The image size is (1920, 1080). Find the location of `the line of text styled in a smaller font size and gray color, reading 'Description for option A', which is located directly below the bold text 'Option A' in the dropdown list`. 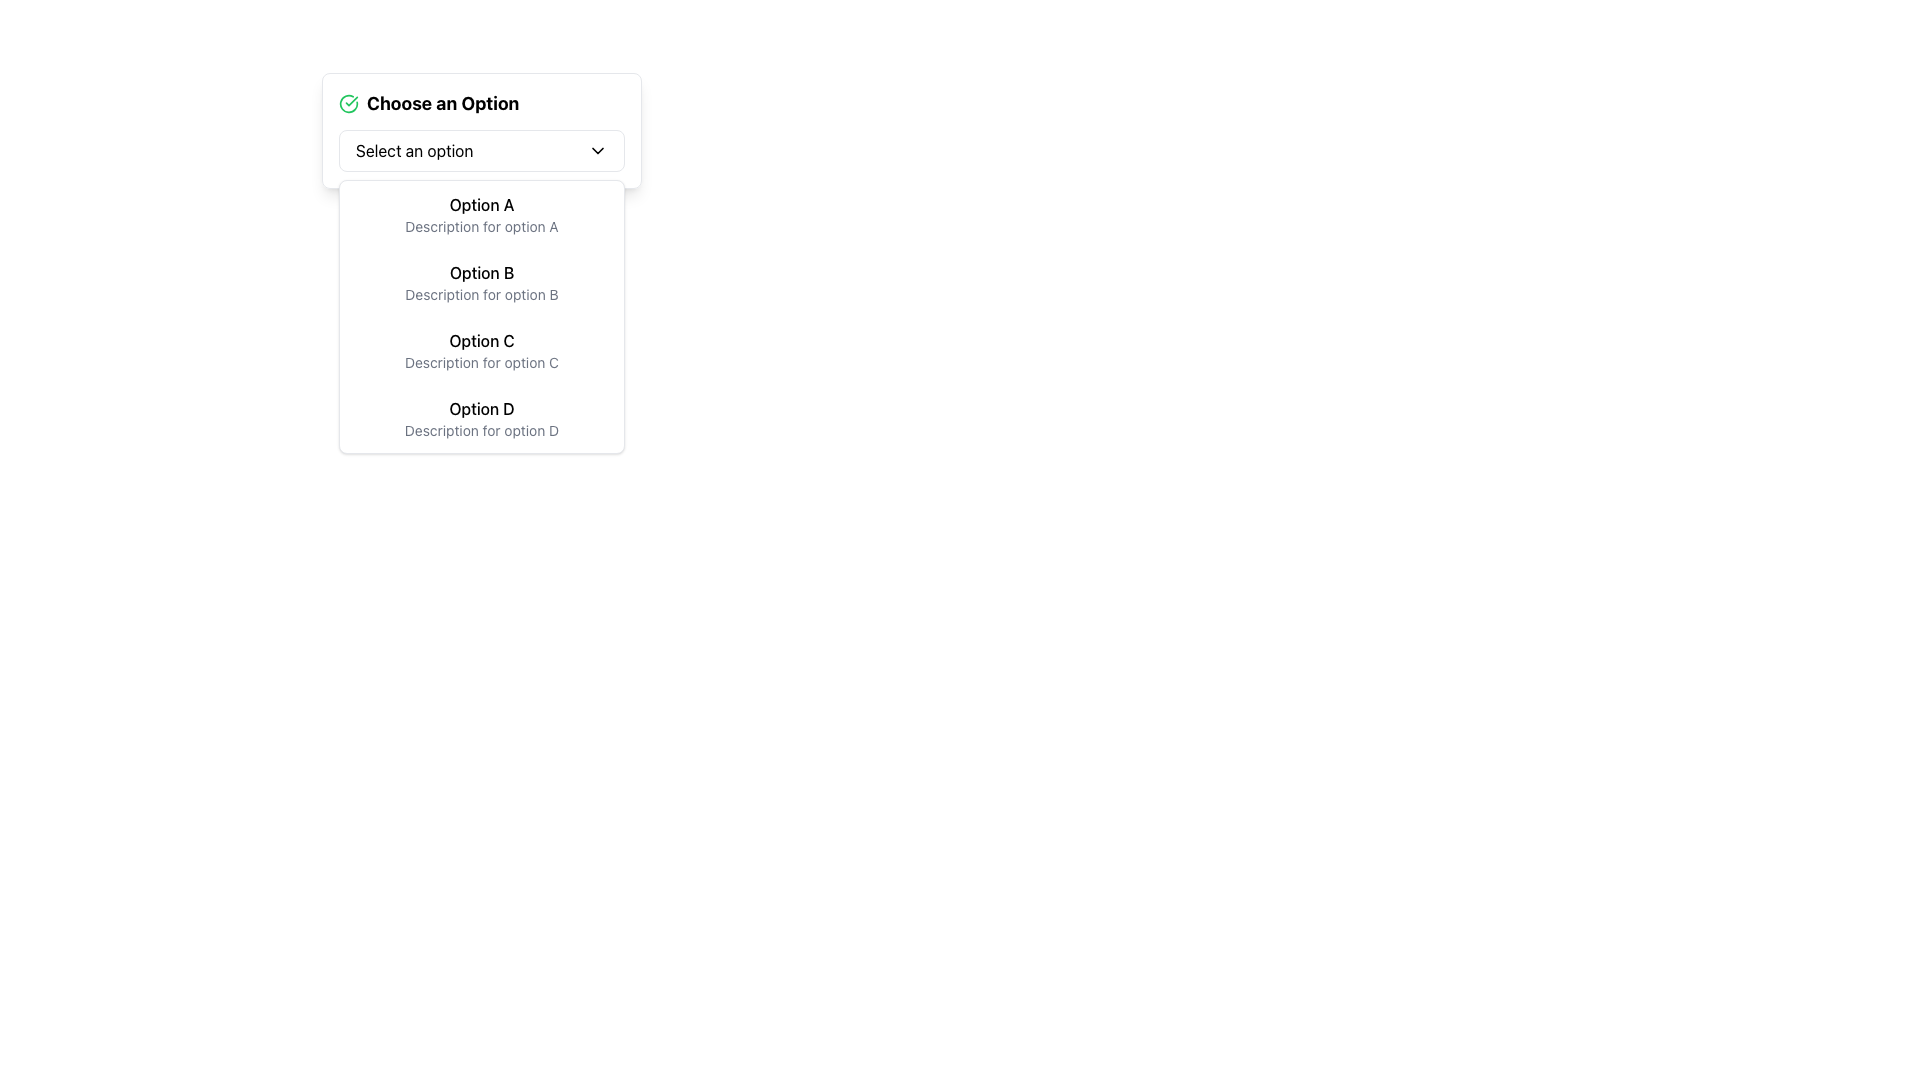

the line of text styled in a smaller font size and gray color, reading 'Description for option A', which is located directly below the bold text 'Option A' in the dropdown list is located at coordinates (481, 226).